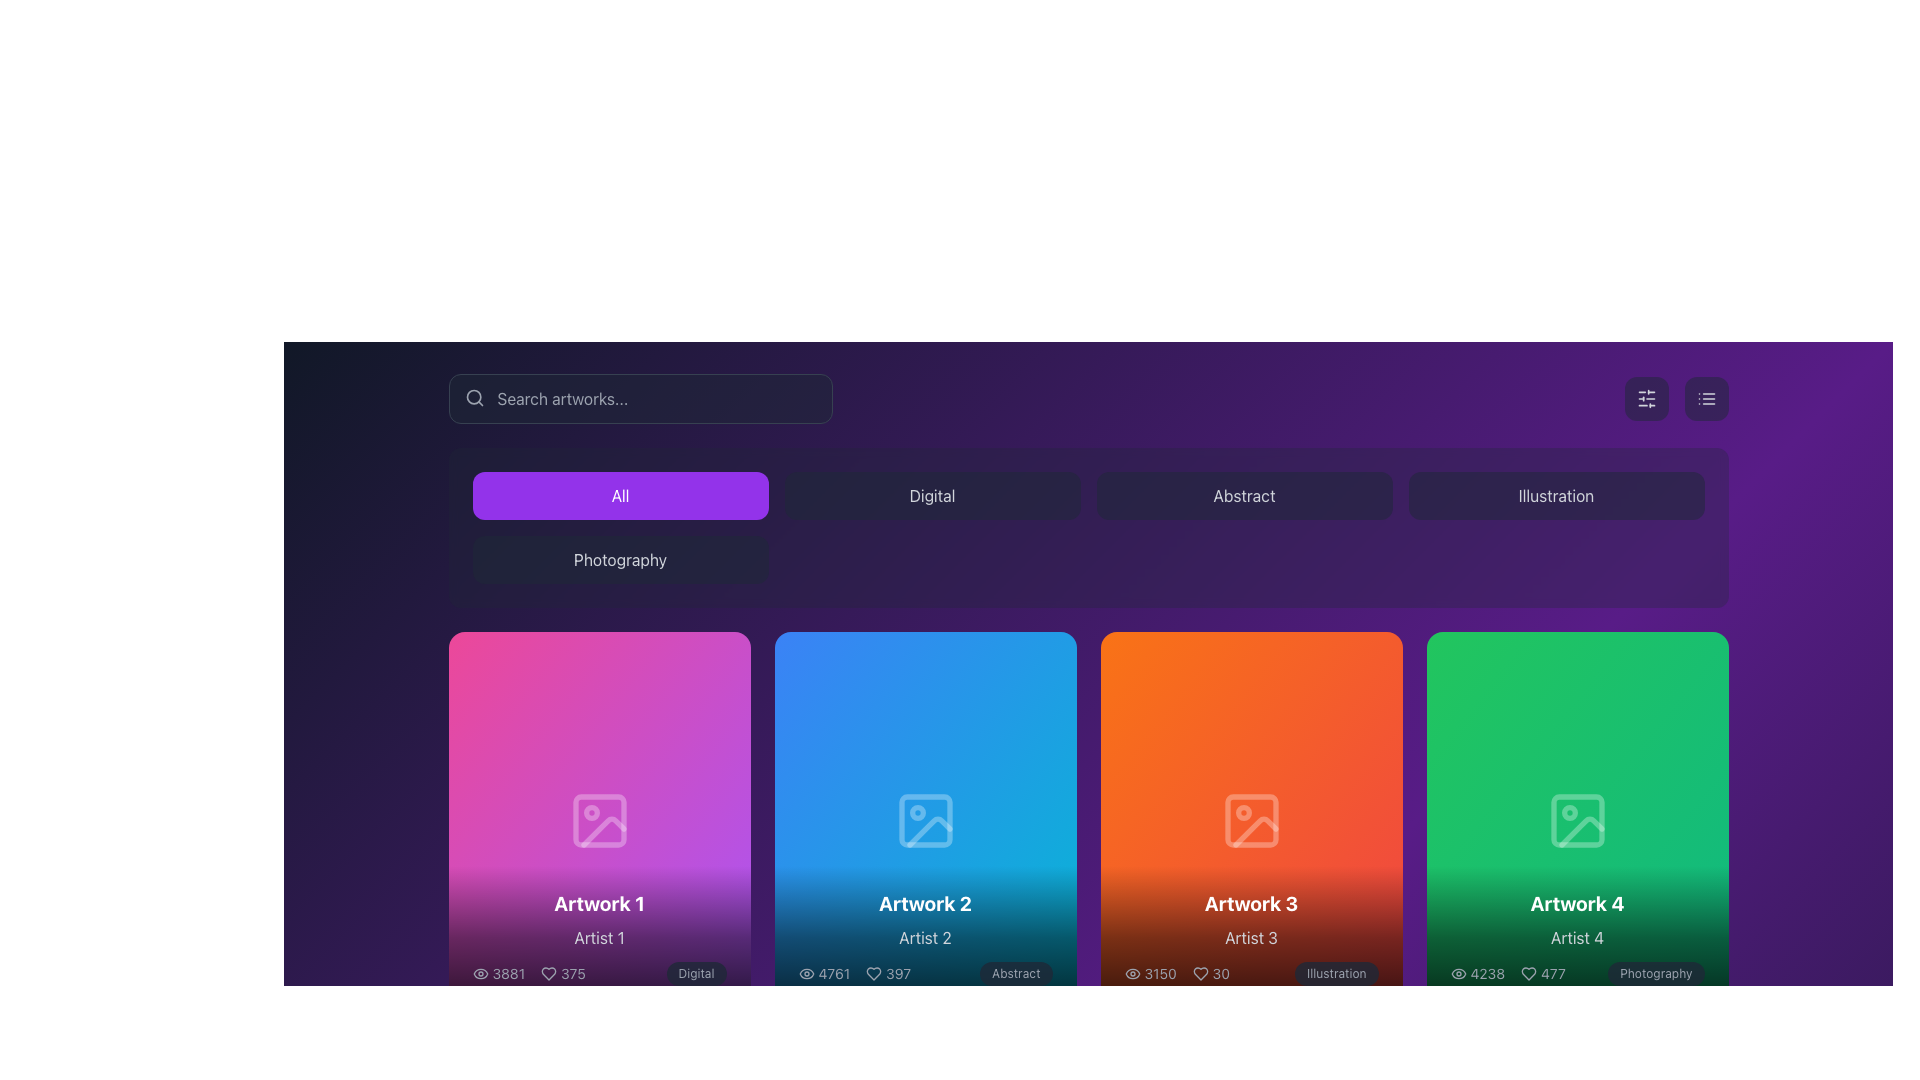 Image resolution: width=1920 pixels, height=1080 pixels. Describe the element at coordinates (1705, 398) in the screenshot. I see `the icon button representing a list view, which is located in the top-right corner of the interface` at that location.